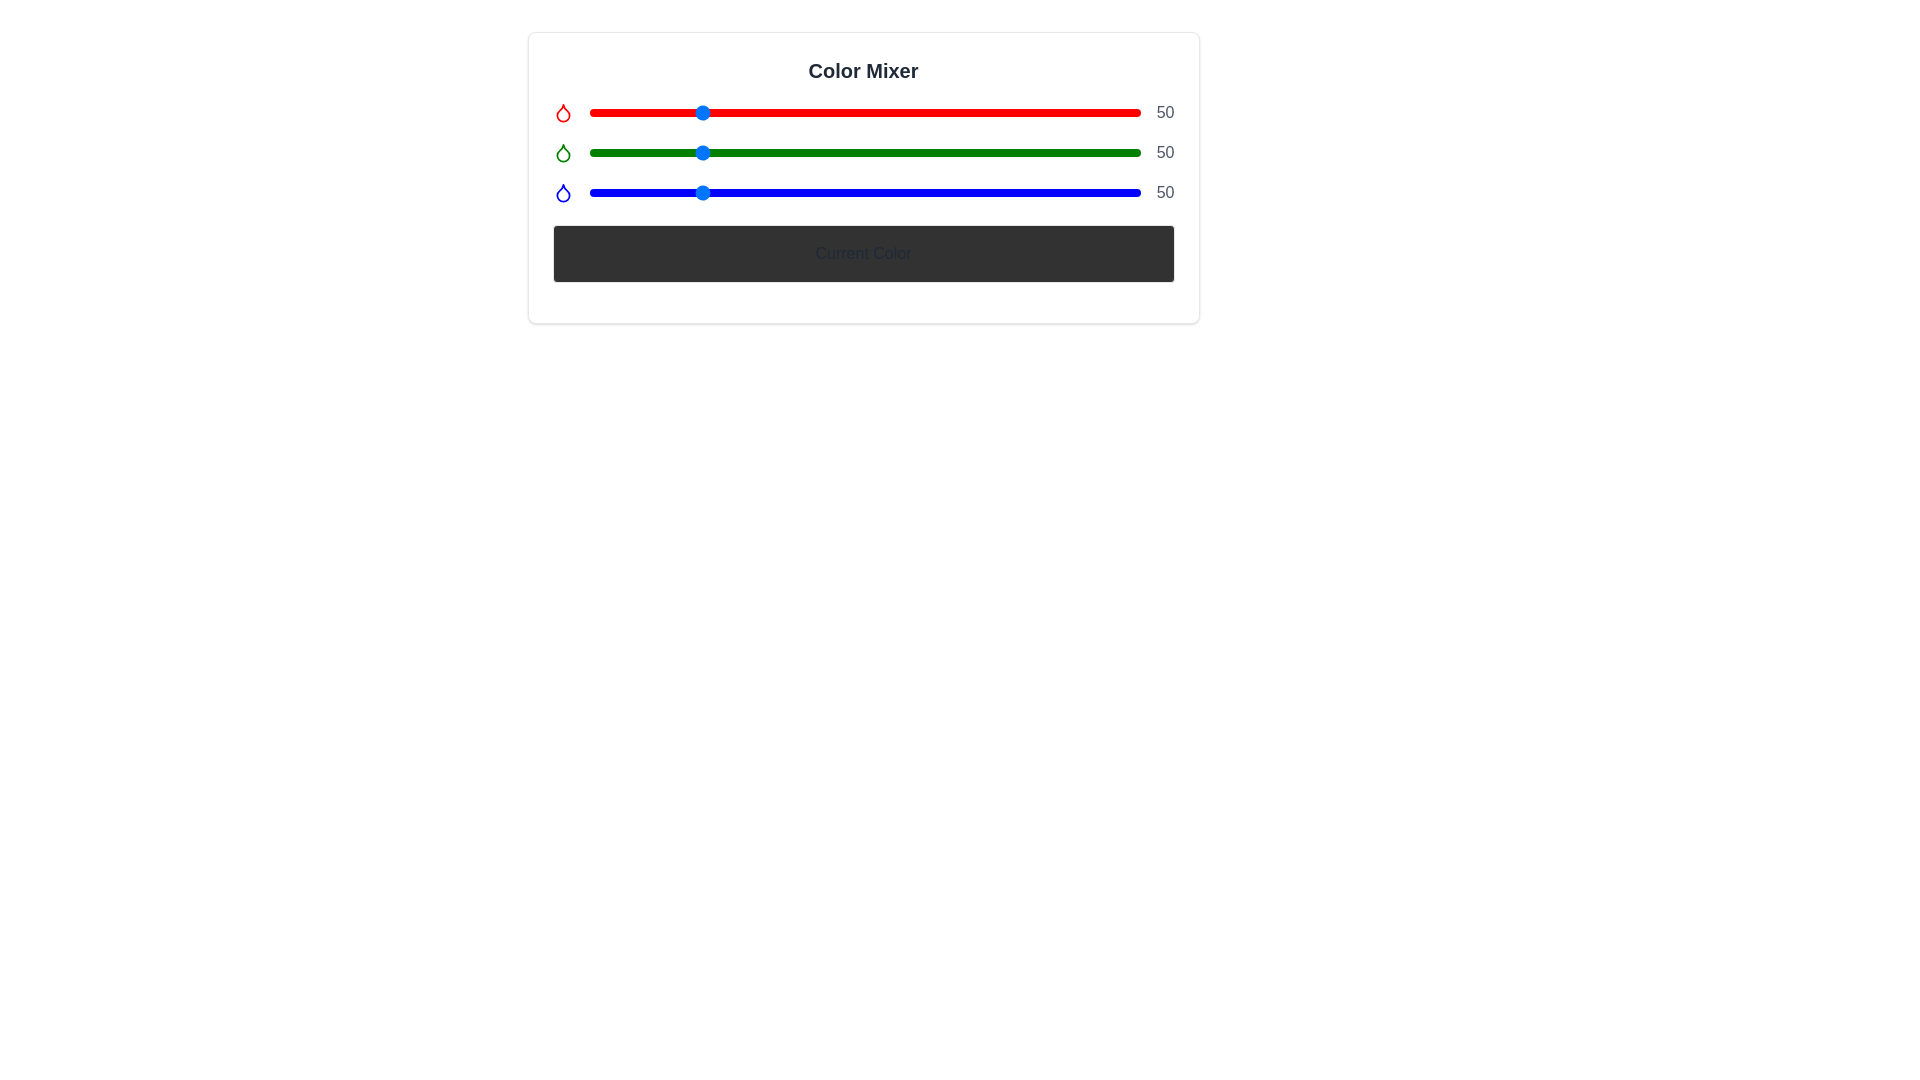 Image resolution: width=1920 pixels, height=1080 pixels. Describe the element at coordinates (1055, 152) in the screenshot. I see `the green color slider to 216` at that location.